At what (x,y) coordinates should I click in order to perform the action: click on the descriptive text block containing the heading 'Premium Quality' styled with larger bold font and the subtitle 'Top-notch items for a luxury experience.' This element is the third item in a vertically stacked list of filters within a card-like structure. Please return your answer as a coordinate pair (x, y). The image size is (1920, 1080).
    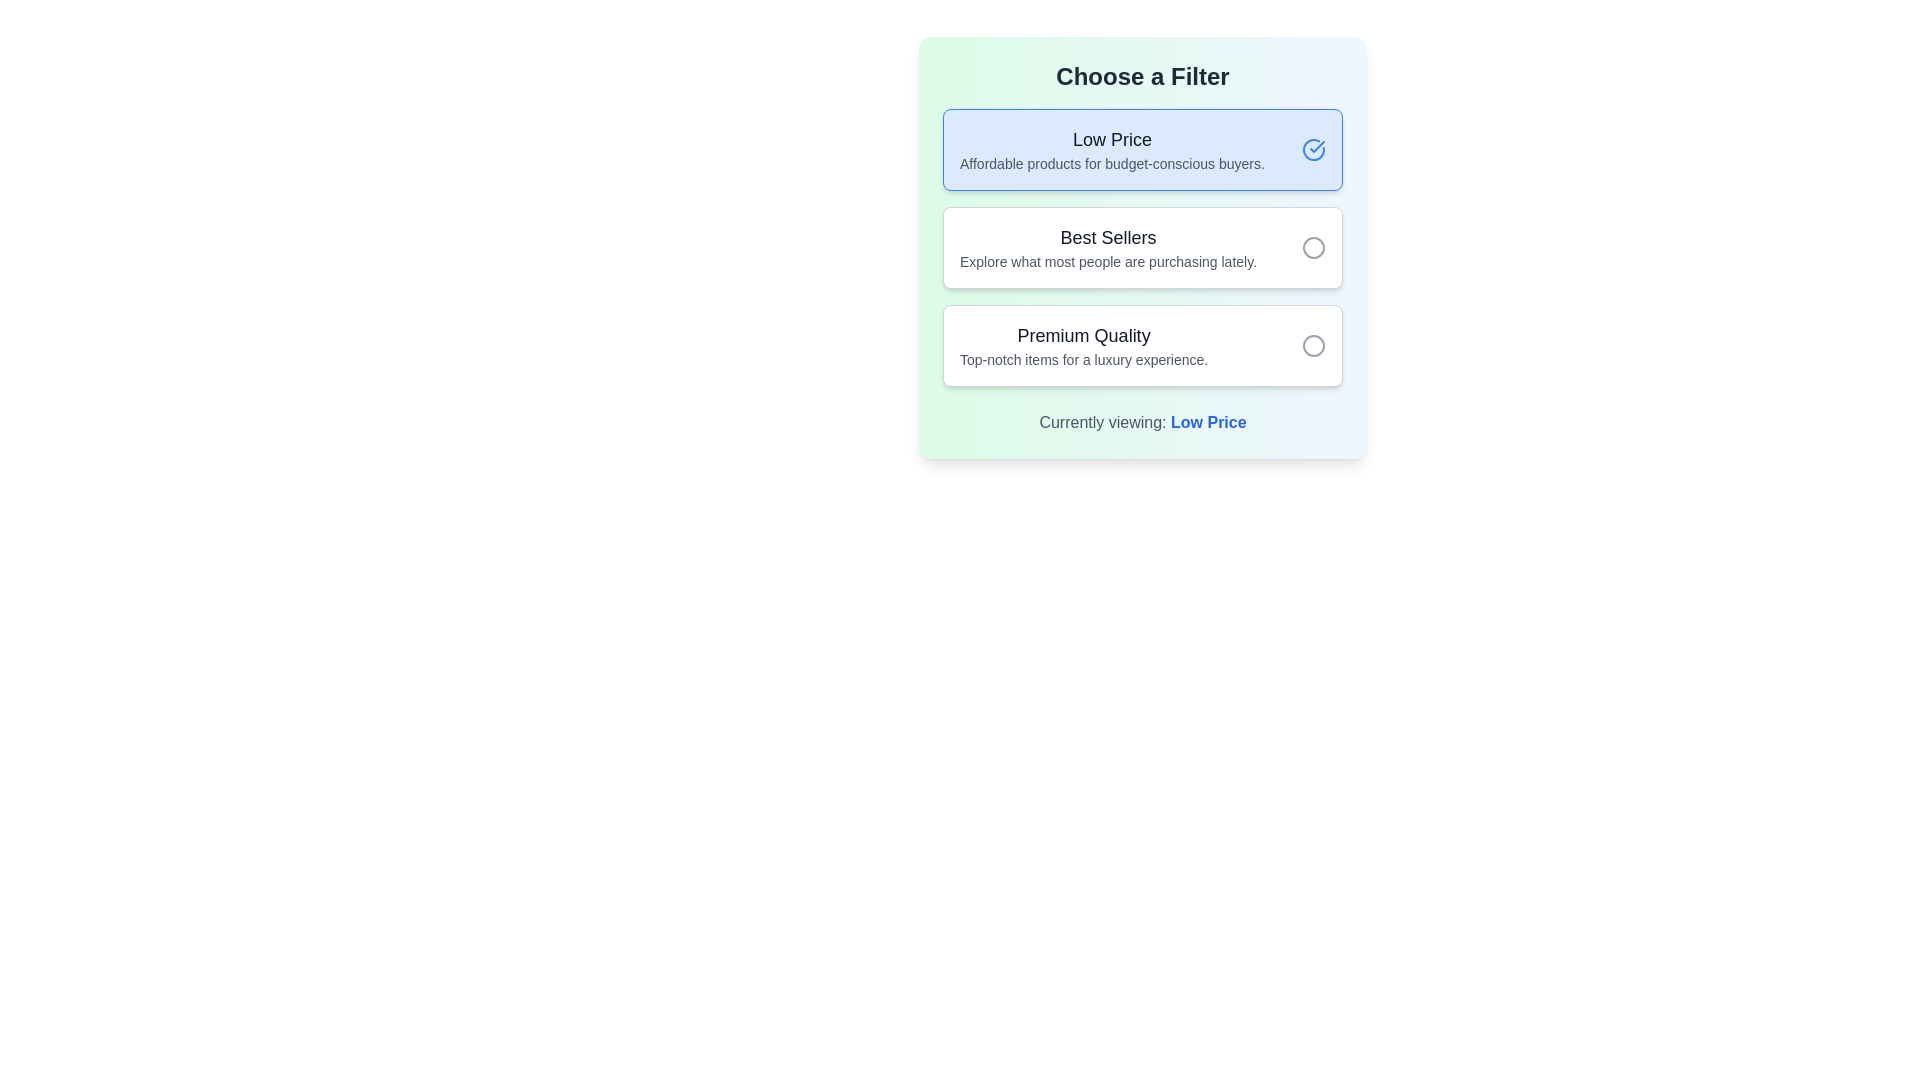
    Looking at the image, I should click on (1083, 345).